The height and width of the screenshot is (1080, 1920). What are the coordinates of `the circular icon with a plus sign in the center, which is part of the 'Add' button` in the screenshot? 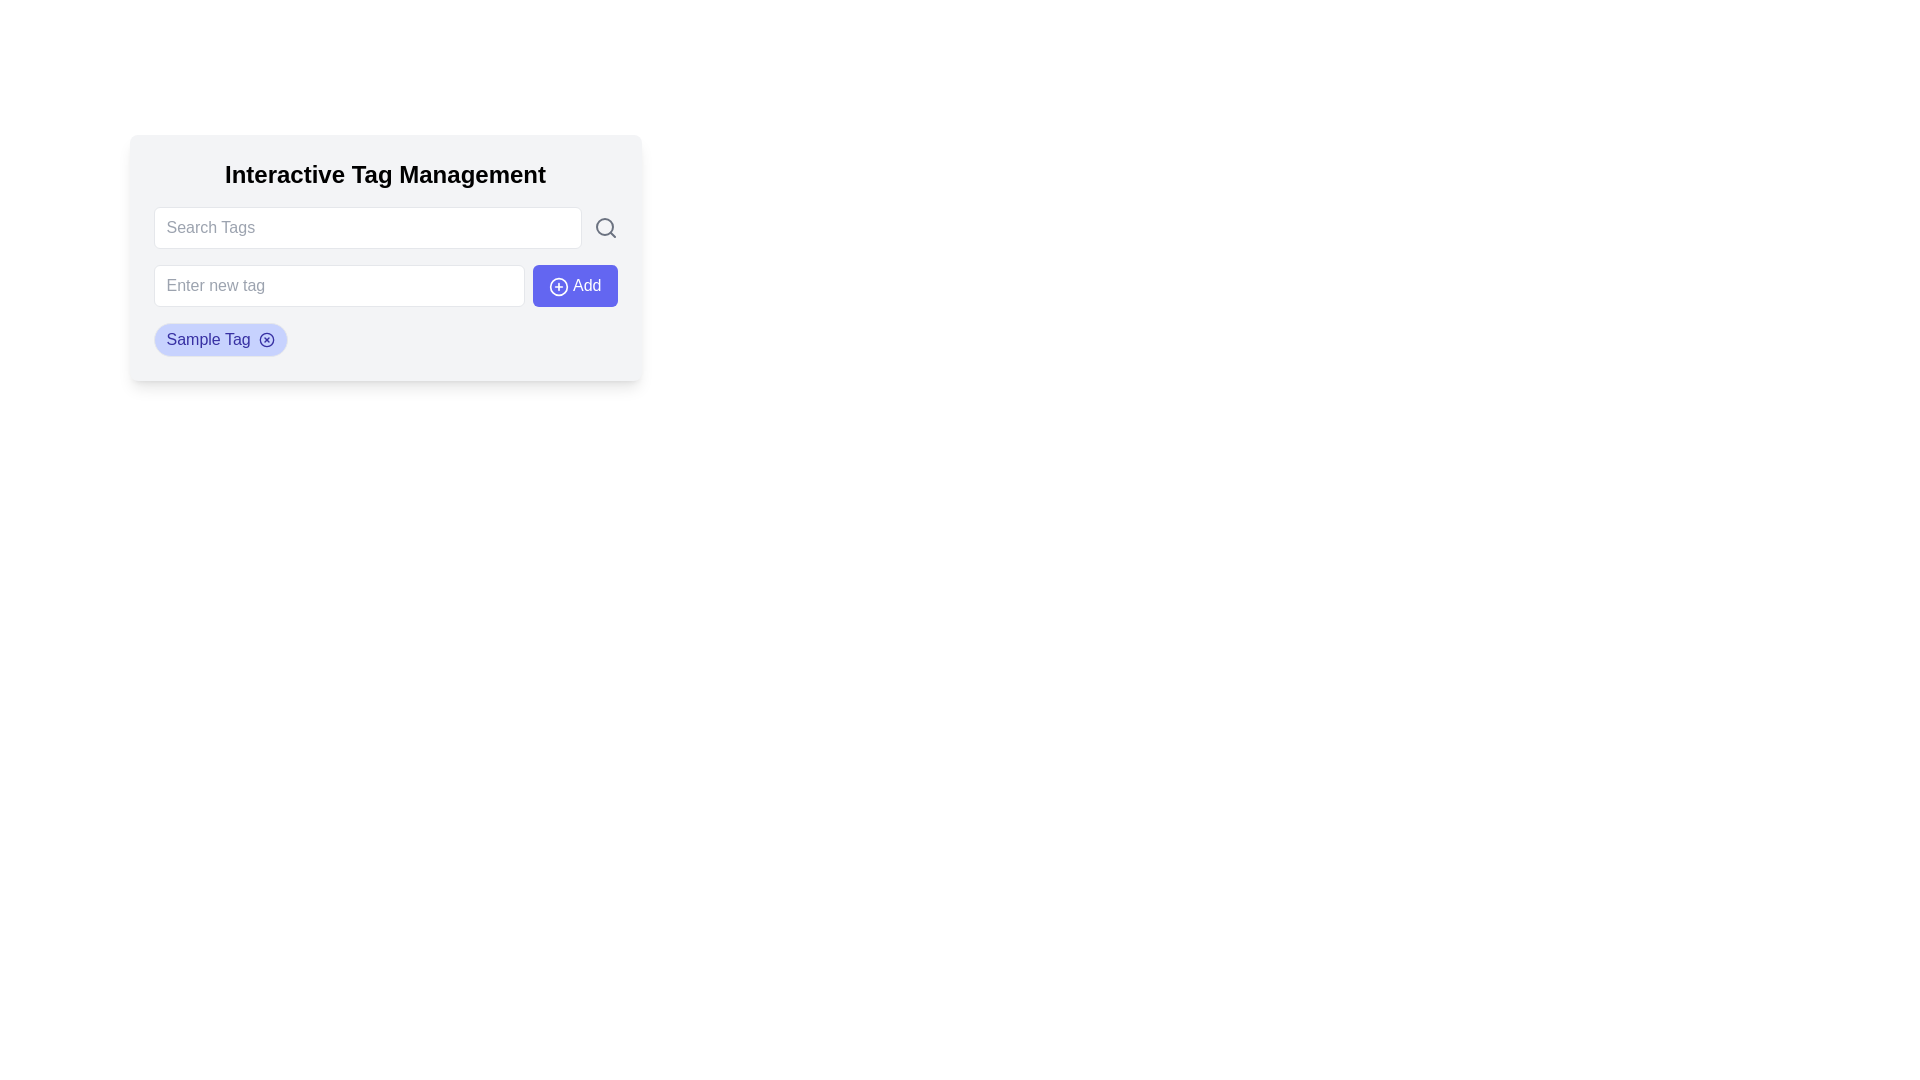 It's located at (559, 286).